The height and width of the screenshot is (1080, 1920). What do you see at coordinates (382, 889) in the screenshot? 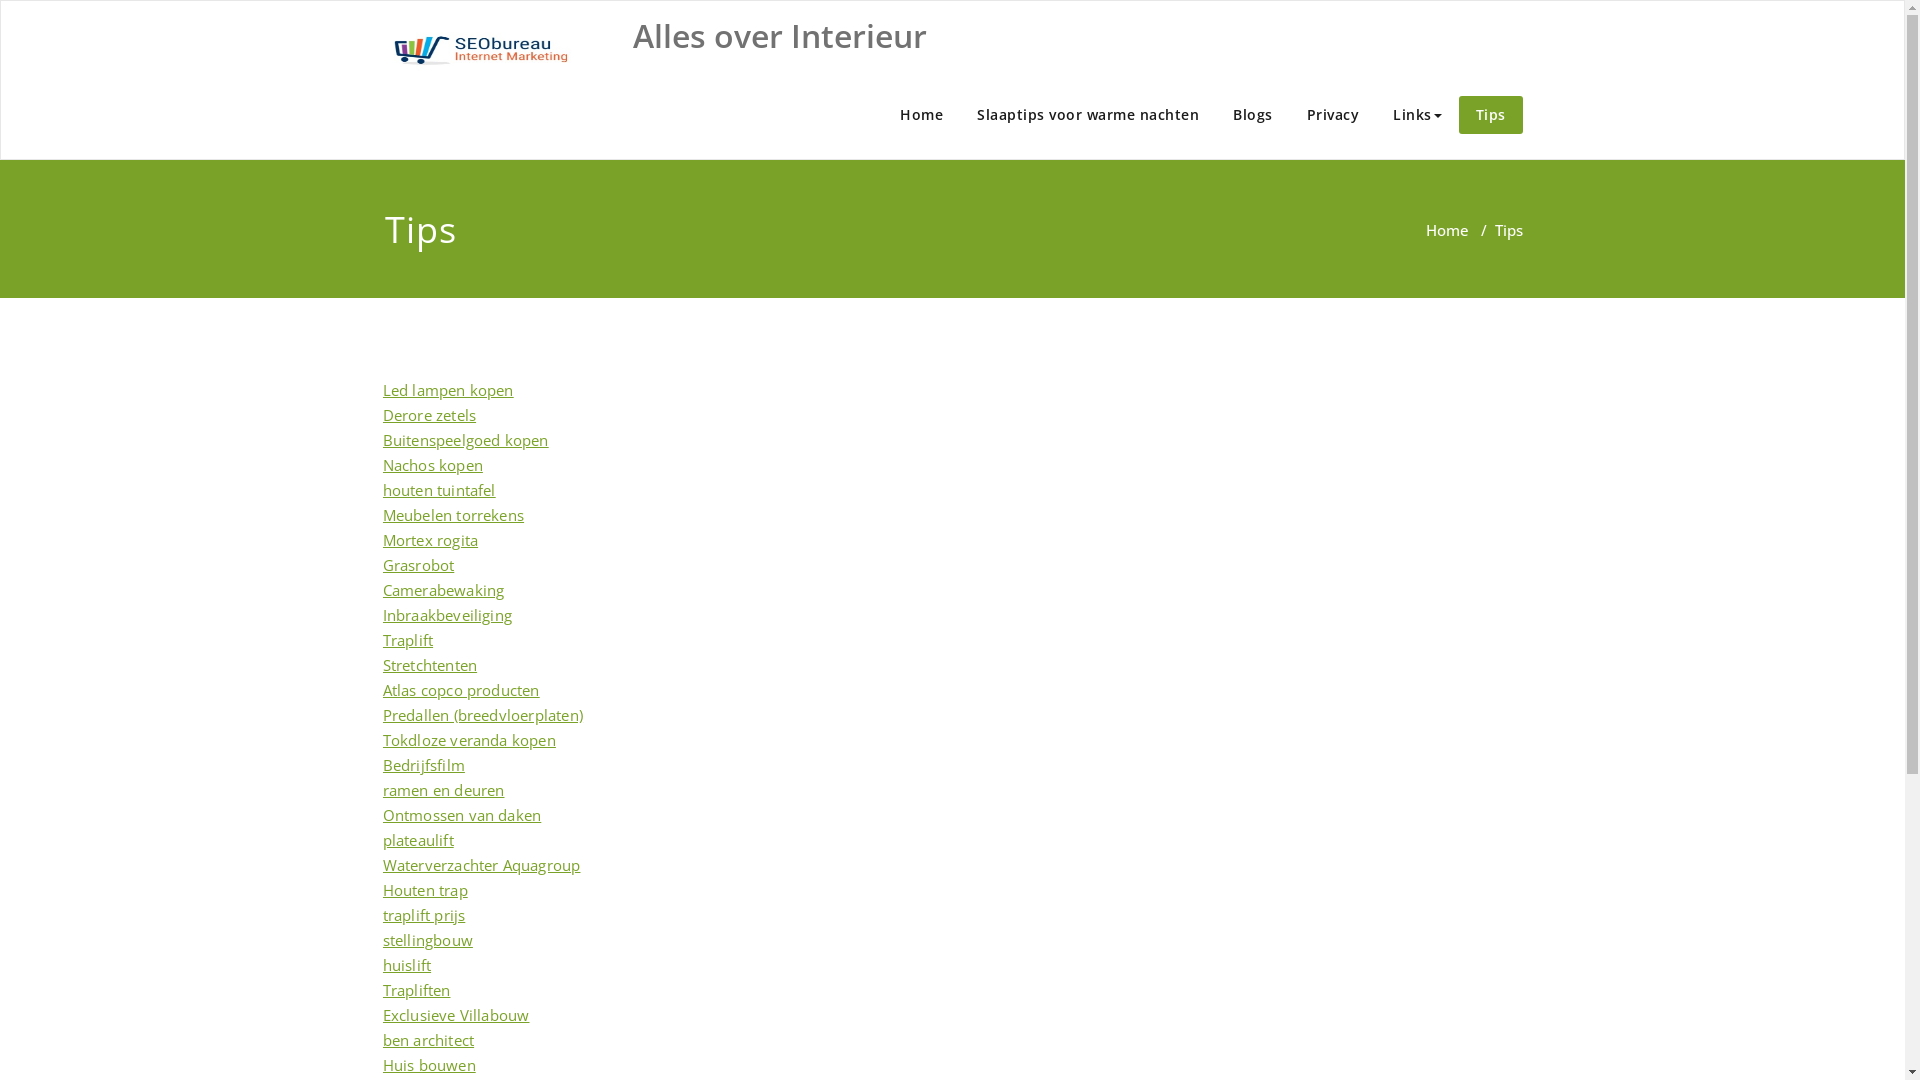
I see `'Houten trap'` at bounding box center [382, 889].